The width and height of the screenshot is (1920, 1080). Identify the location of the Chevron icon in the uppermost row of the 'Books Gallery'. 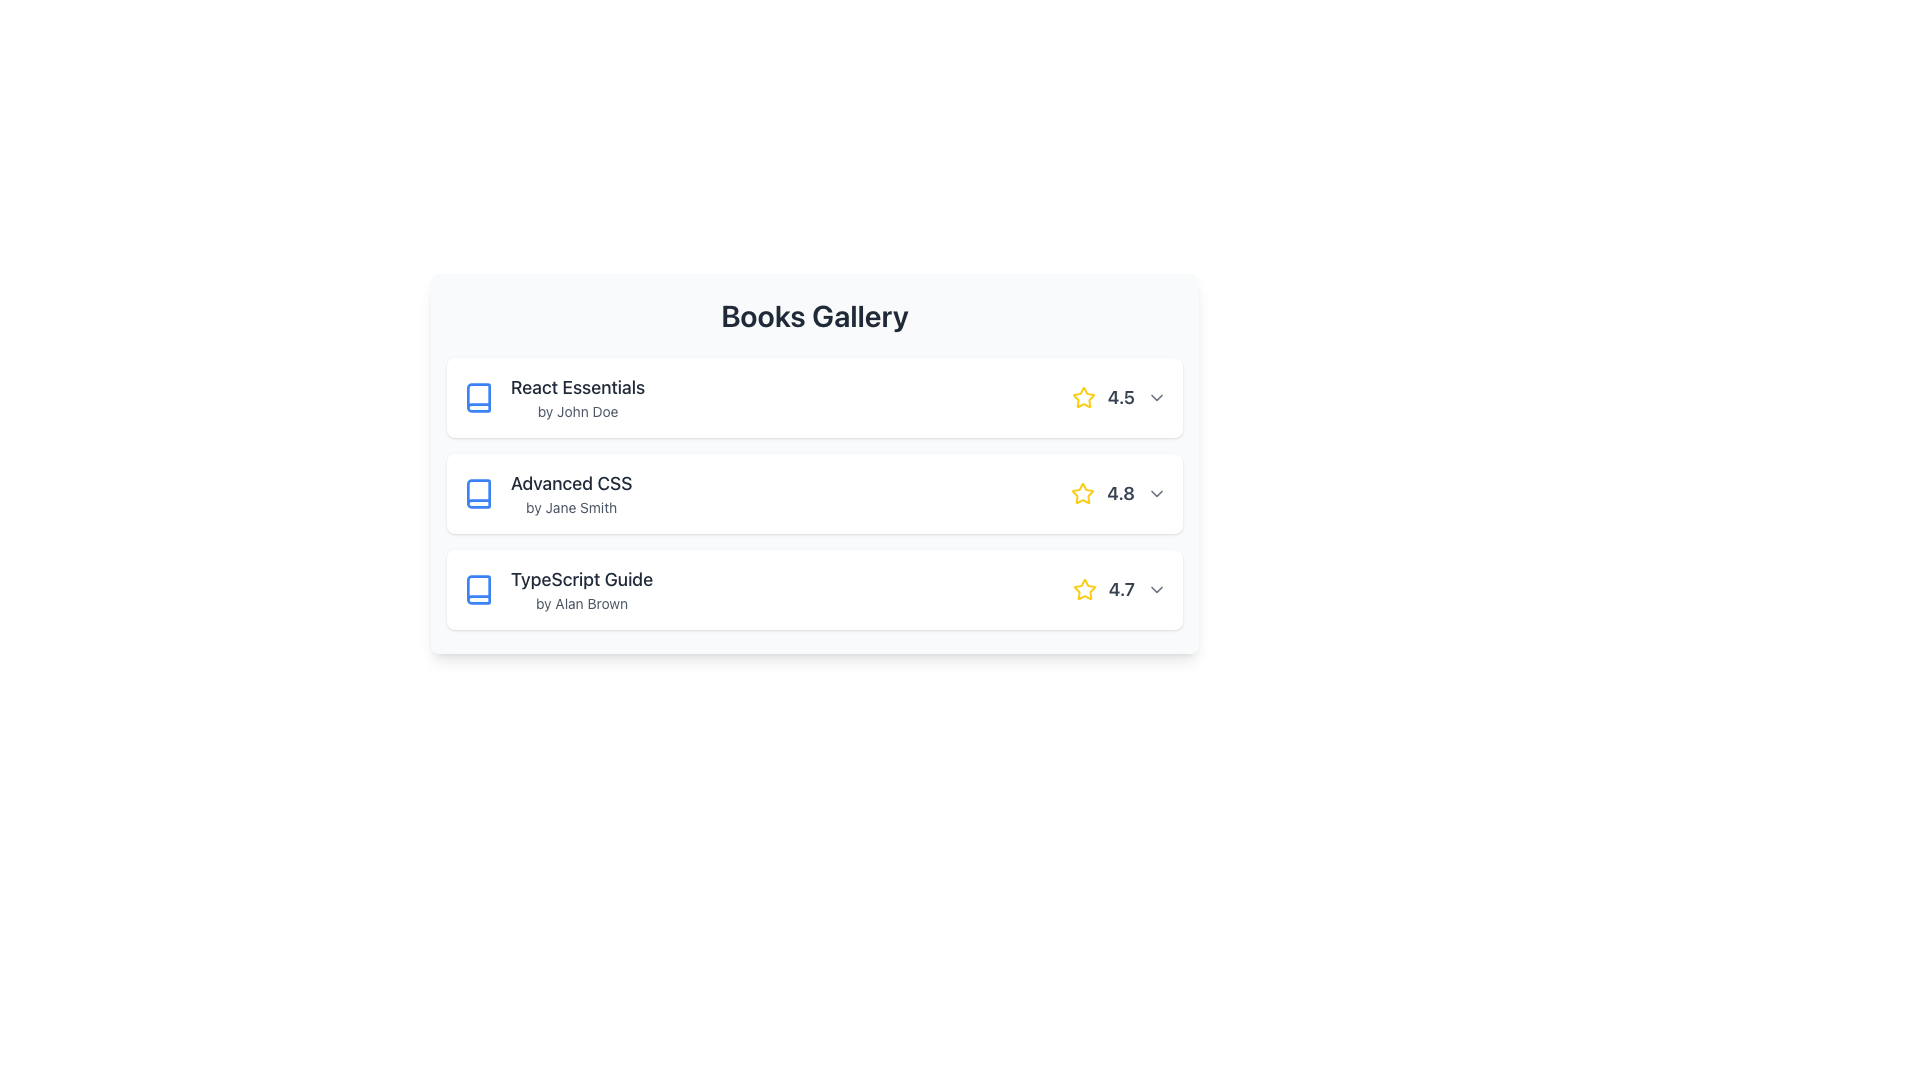
(1156, 397).